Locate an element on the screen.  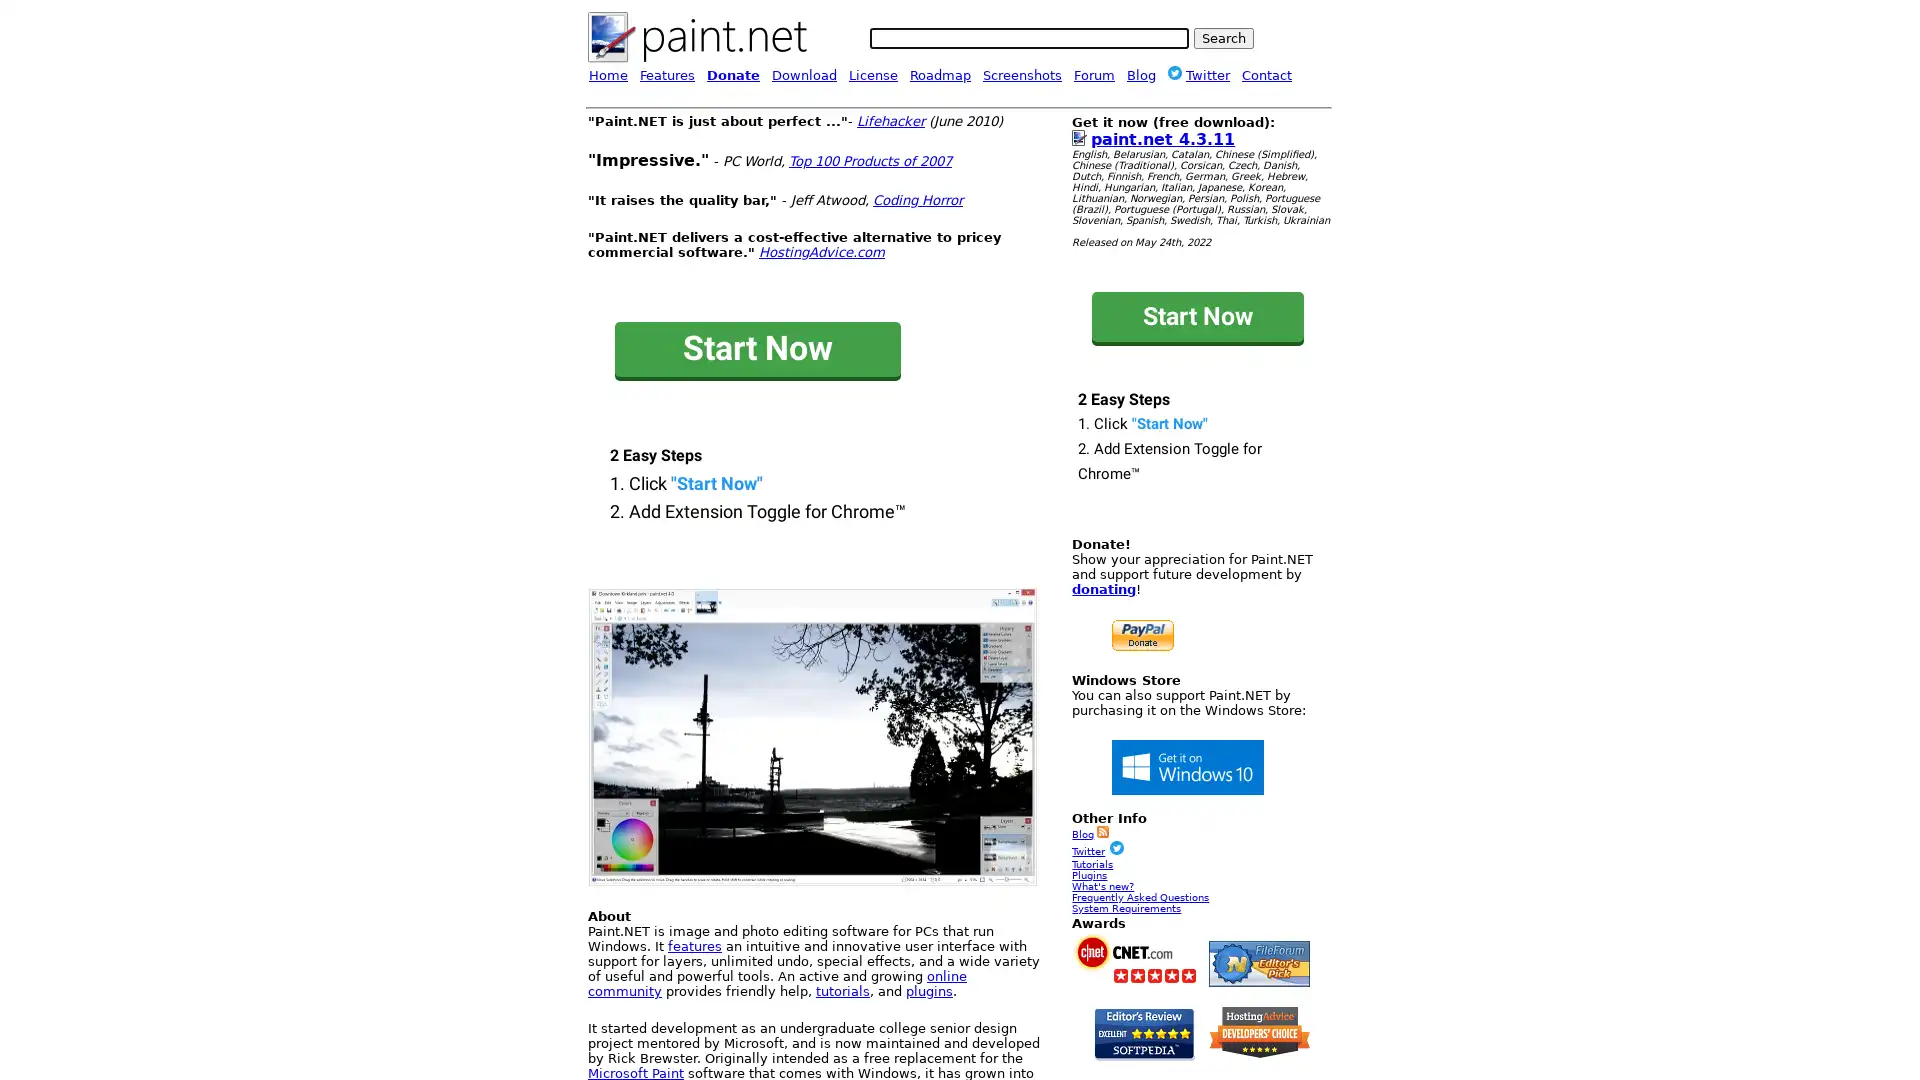
Search is located at coordinates (1223, 38).